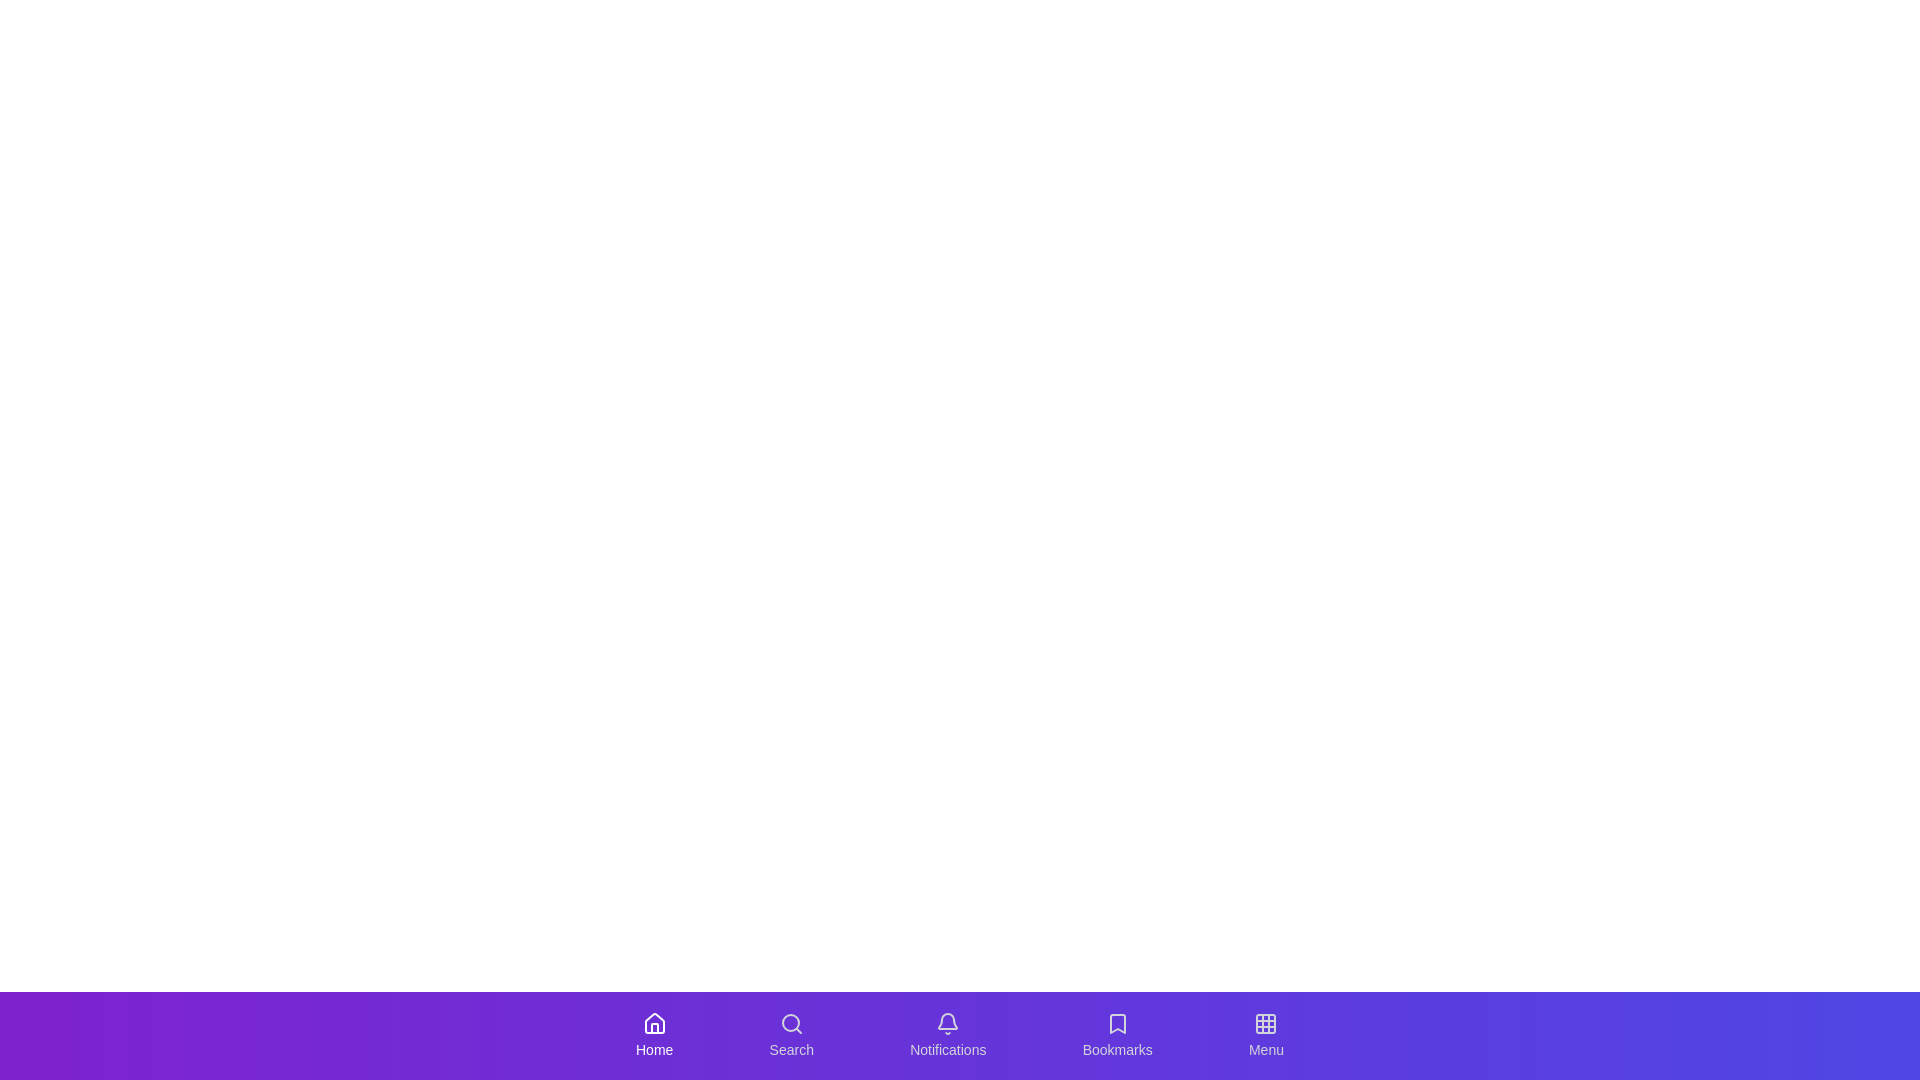 The width and height of the screenshot is (1920, 1080). I want to click on the Home navigation icon to observe feedback, so click(654, 1035).